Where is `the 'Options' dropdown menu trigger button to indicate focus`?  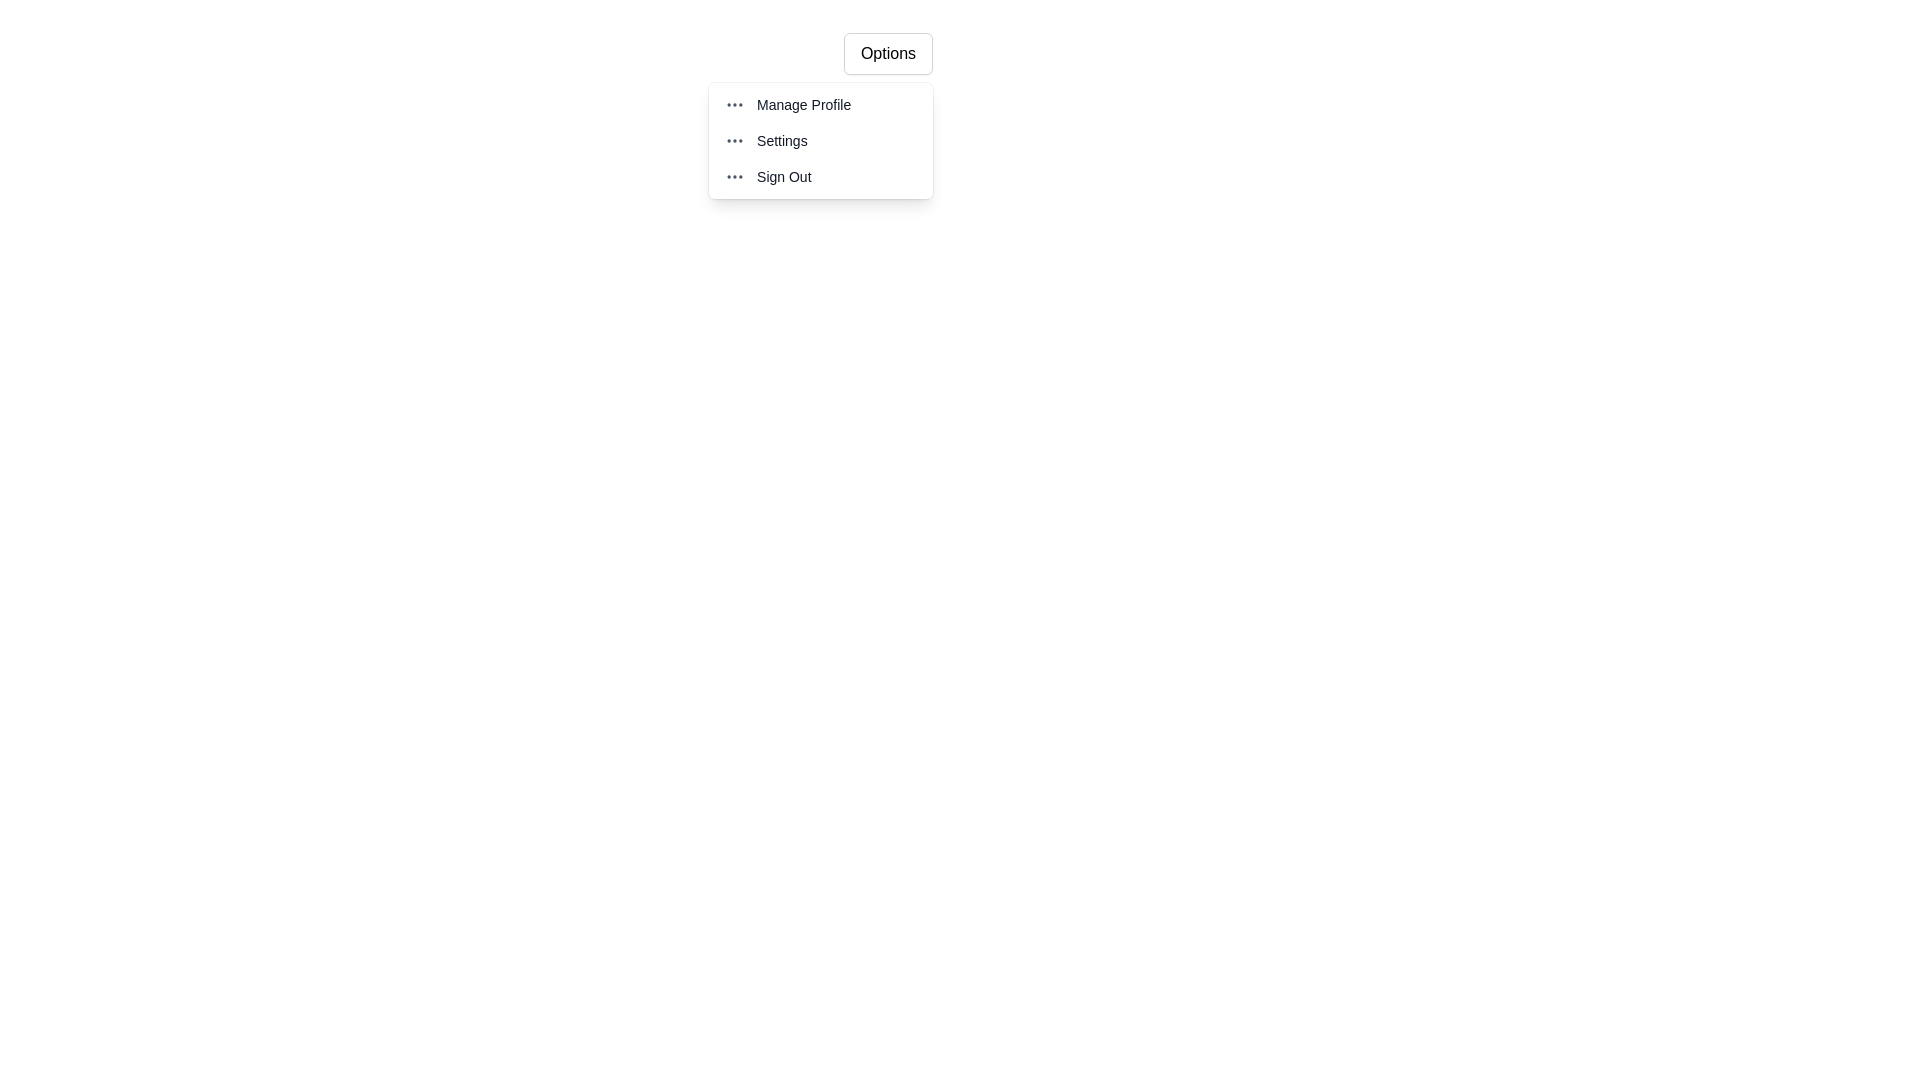
the 'Options' dropdown menu trigger button to indicate focus is located at coordinates (887, 53).